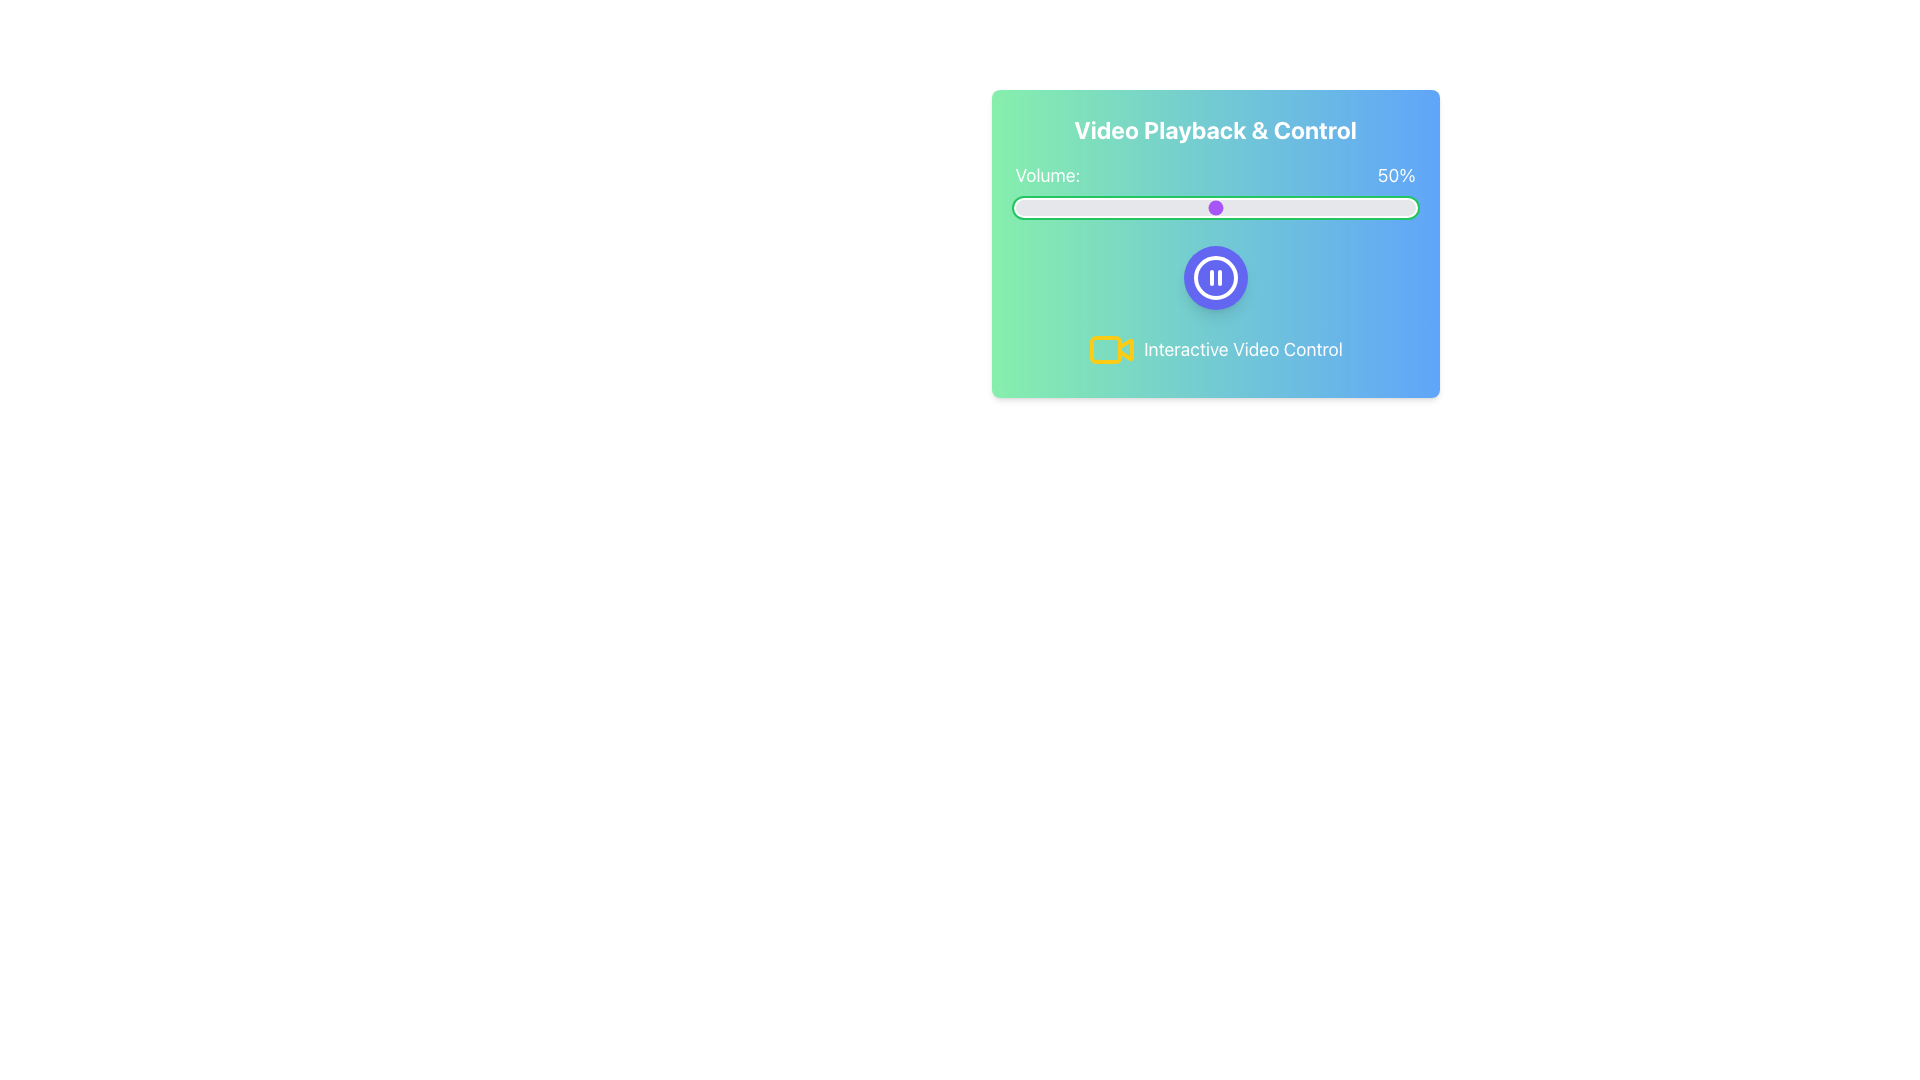  What do you see at coordinates (1335, 208) in the screenshot?
I see `the volume` at bounding box center [1335, 208].